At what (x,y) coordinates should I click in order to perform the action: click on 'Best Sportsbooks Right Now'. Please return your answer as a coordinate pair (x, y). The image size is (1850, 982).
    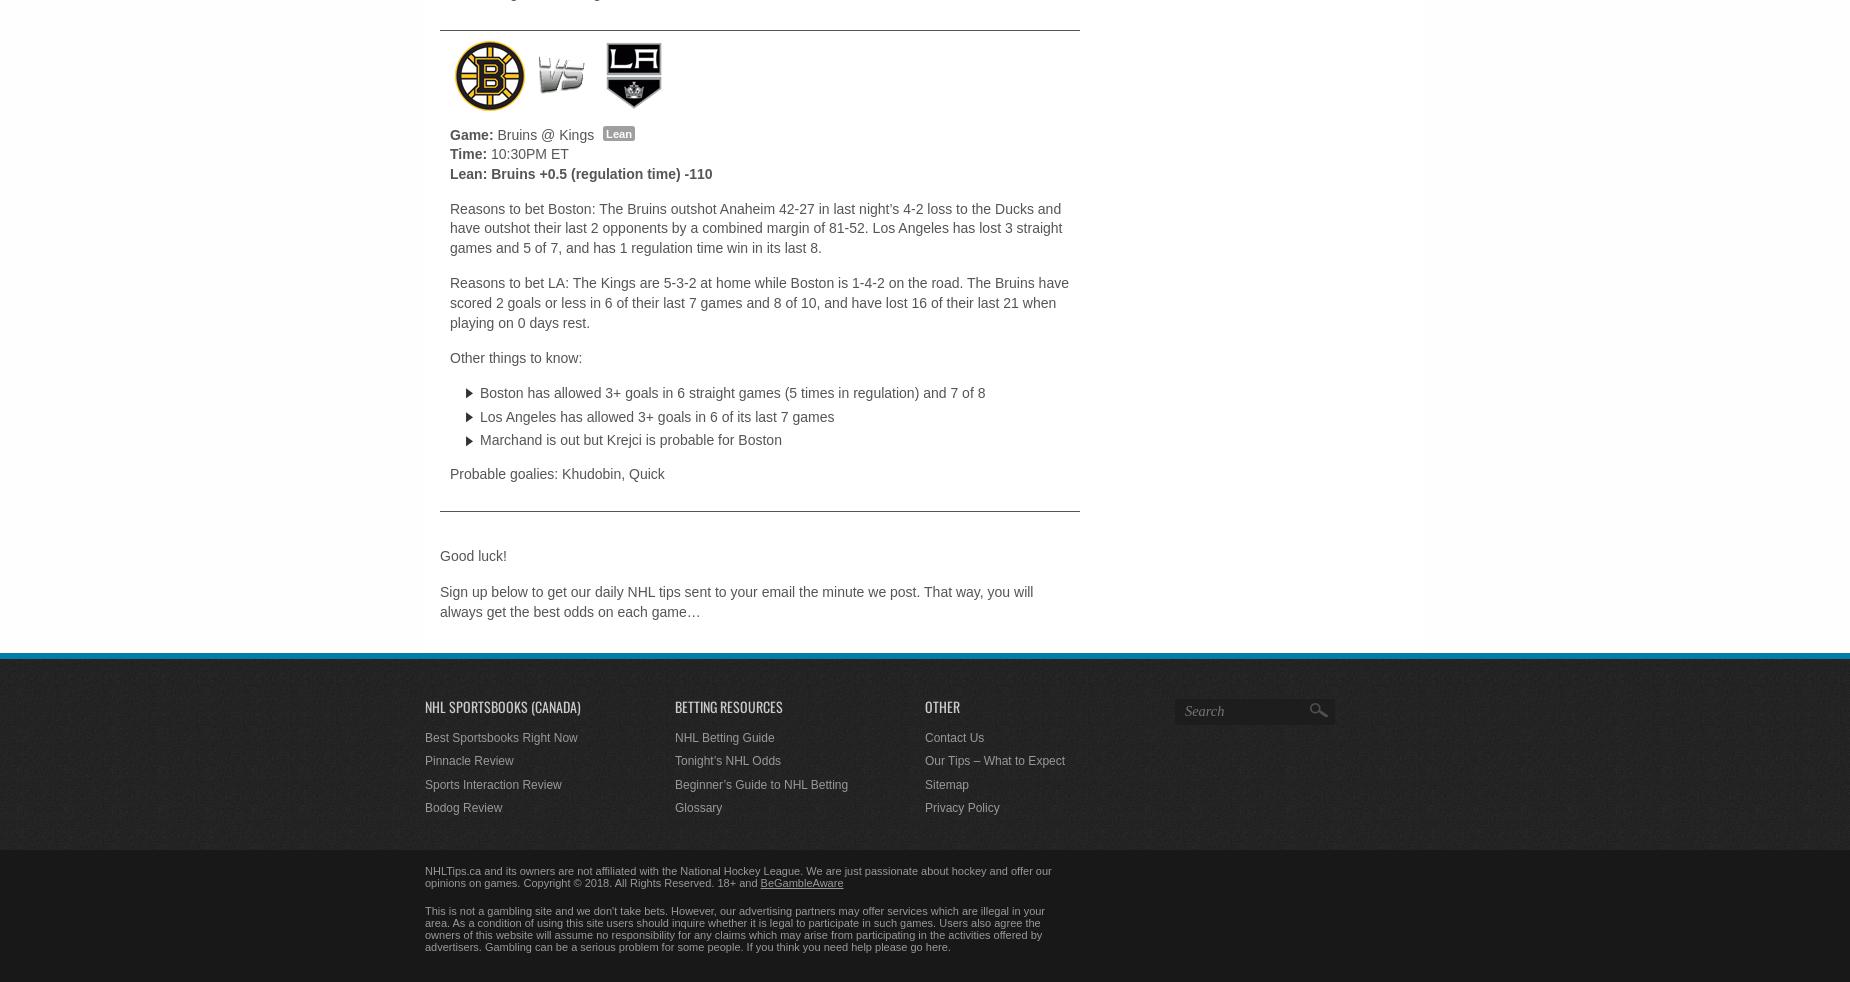
    Looking at the image, I should click on (500, 735).